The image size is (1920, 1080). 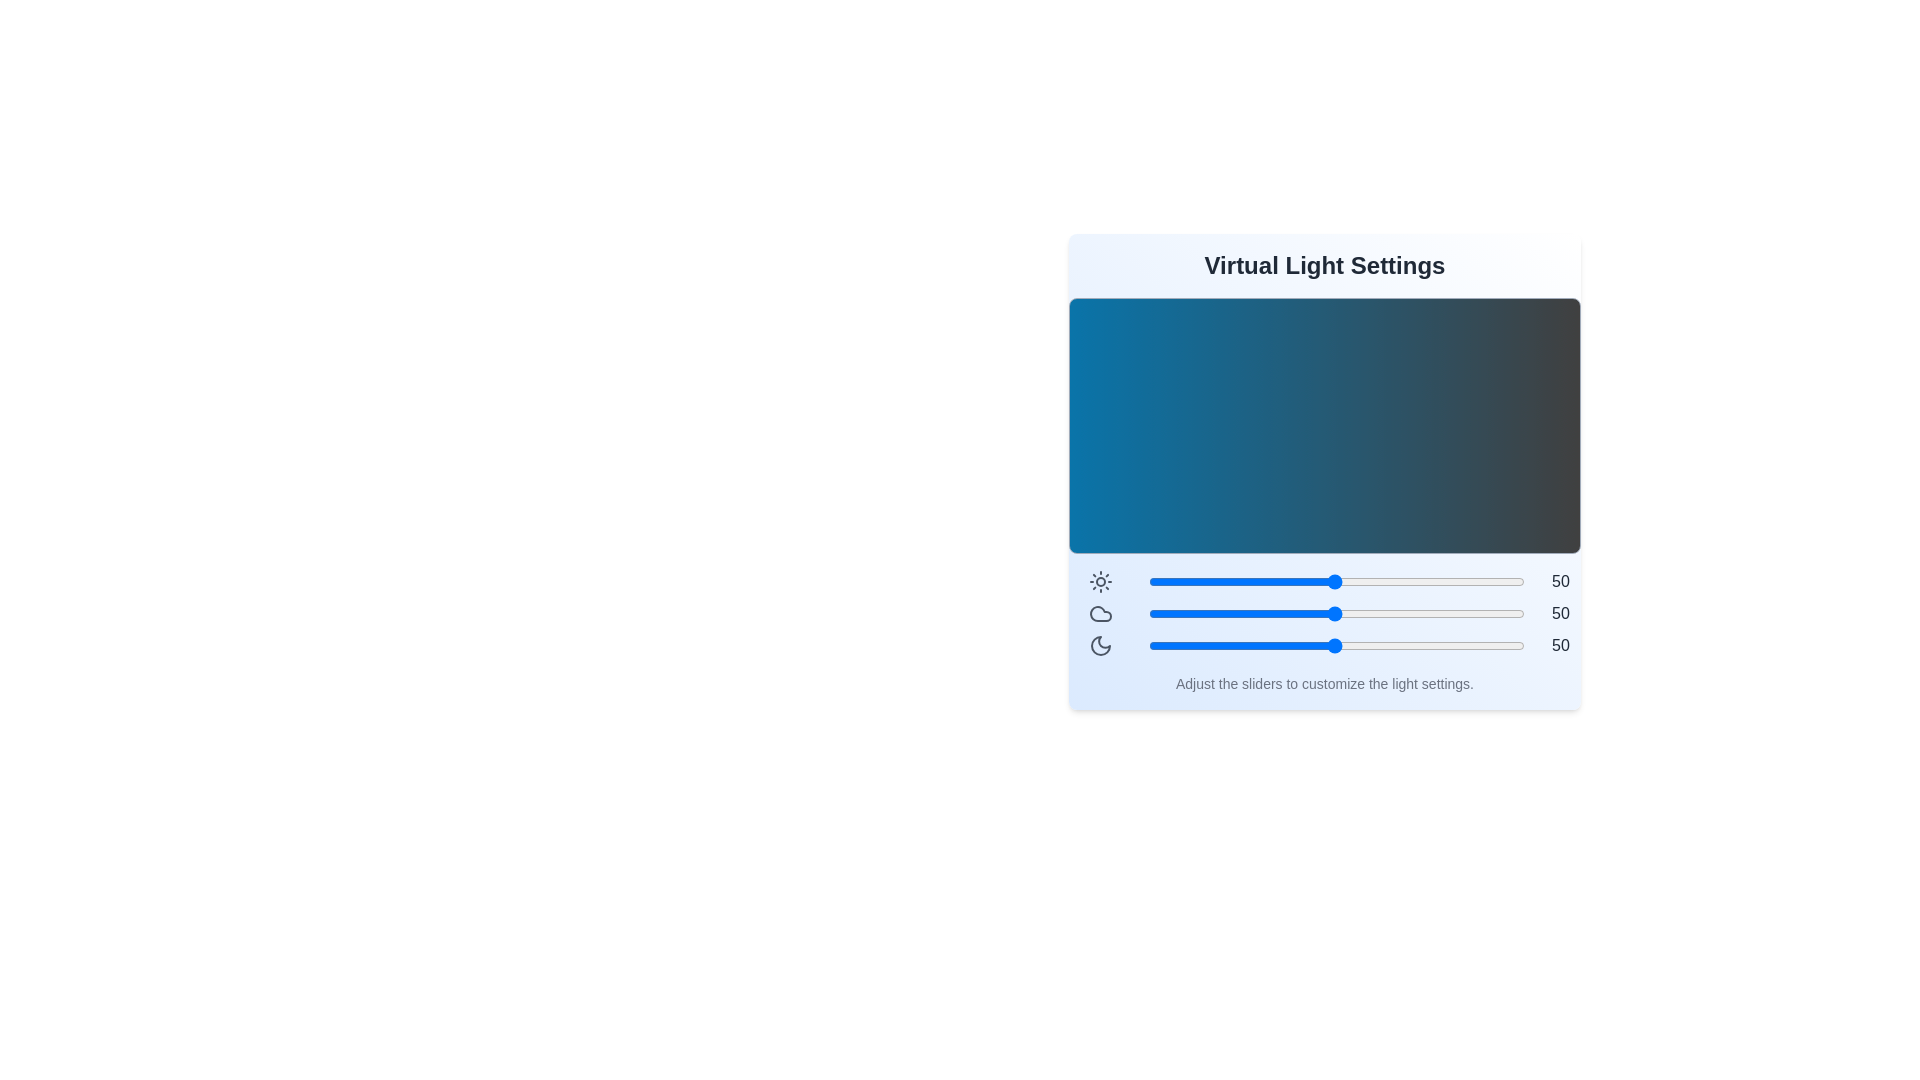 What do you see at coordinates (1320, 582) in the screenshot?
I see `the brightness slider to 46 level` at bounding box center [1320, 582].